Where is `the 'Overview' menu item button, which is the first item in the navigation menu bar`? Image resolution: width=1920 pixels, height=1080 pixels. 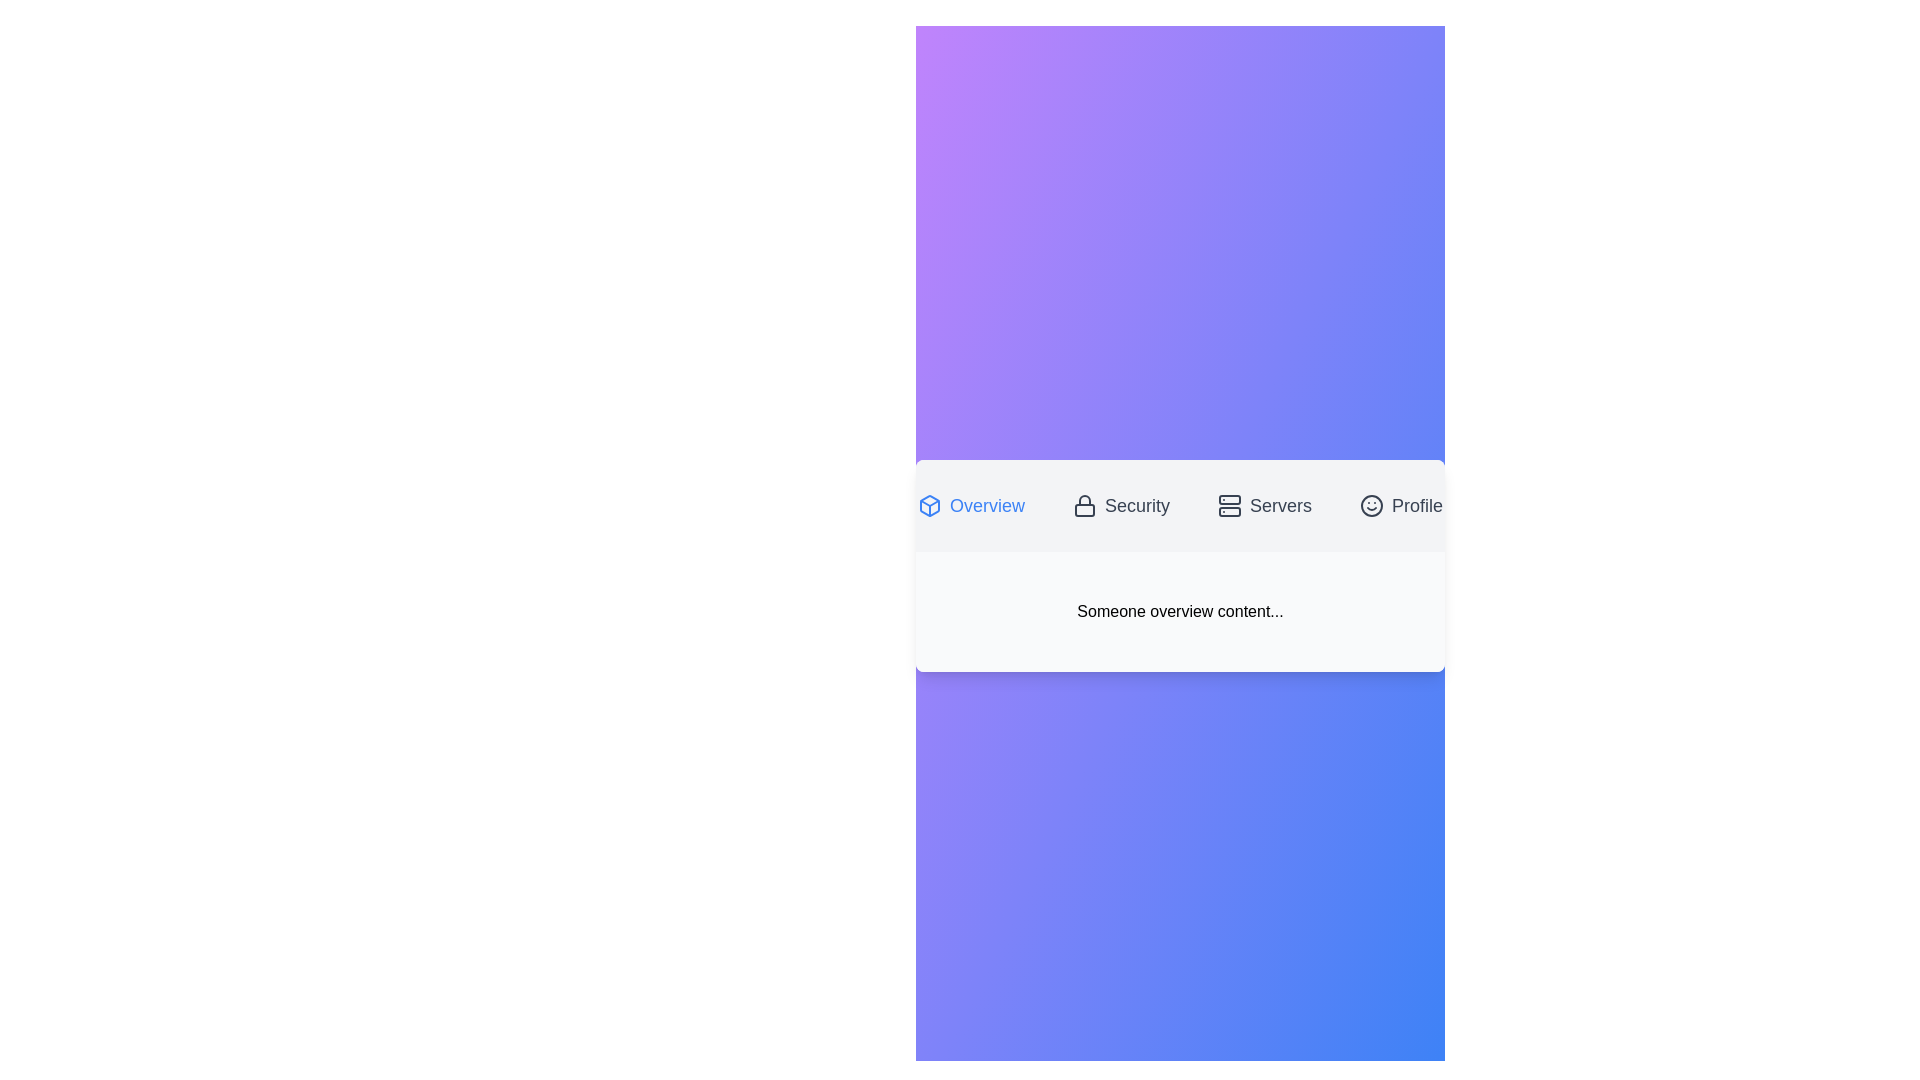 the 'Overview' menu item button, which is the first item in the navigation menu bar is located at coordinates (971, 504).